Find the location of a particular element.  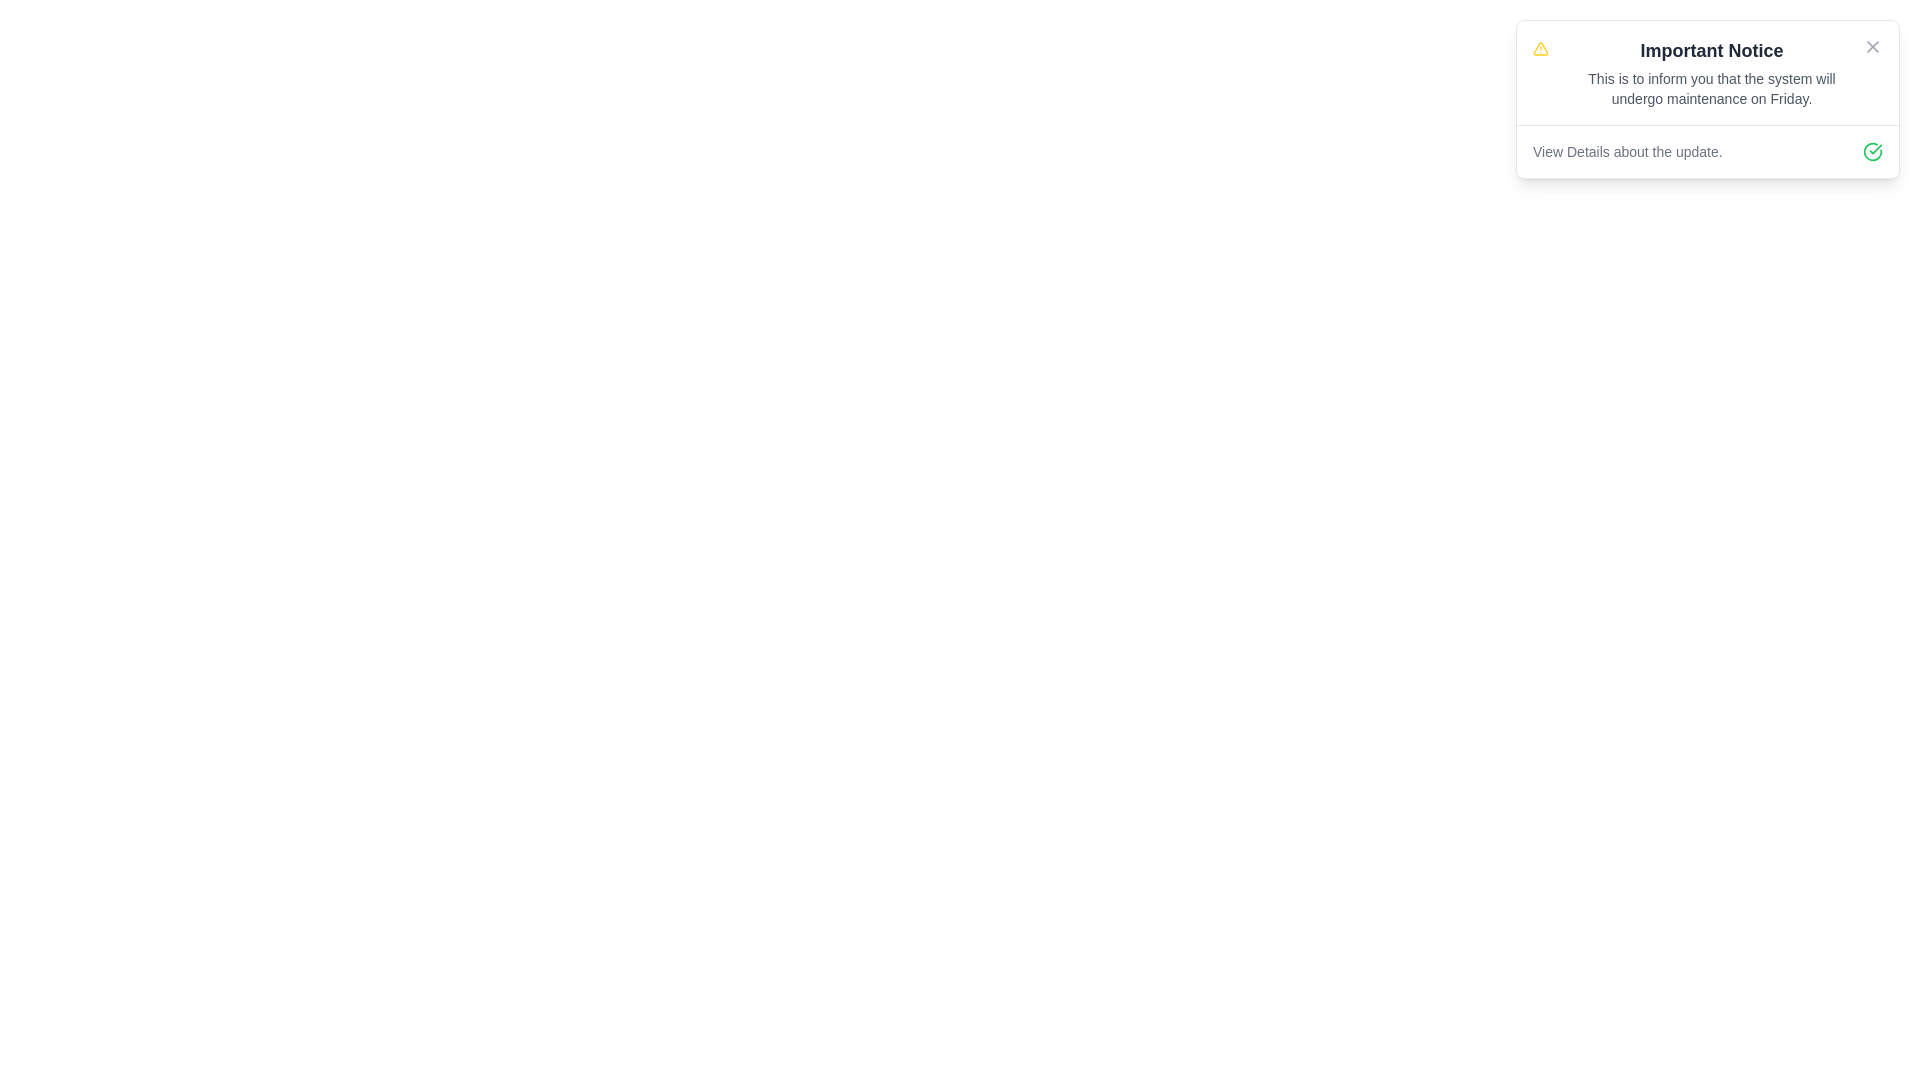

text label that says 'View Details about the update.' located at the bottom of the notice box, which is styled with a green checkmark icon adjacent to it is located at coordinates (1707, 150).